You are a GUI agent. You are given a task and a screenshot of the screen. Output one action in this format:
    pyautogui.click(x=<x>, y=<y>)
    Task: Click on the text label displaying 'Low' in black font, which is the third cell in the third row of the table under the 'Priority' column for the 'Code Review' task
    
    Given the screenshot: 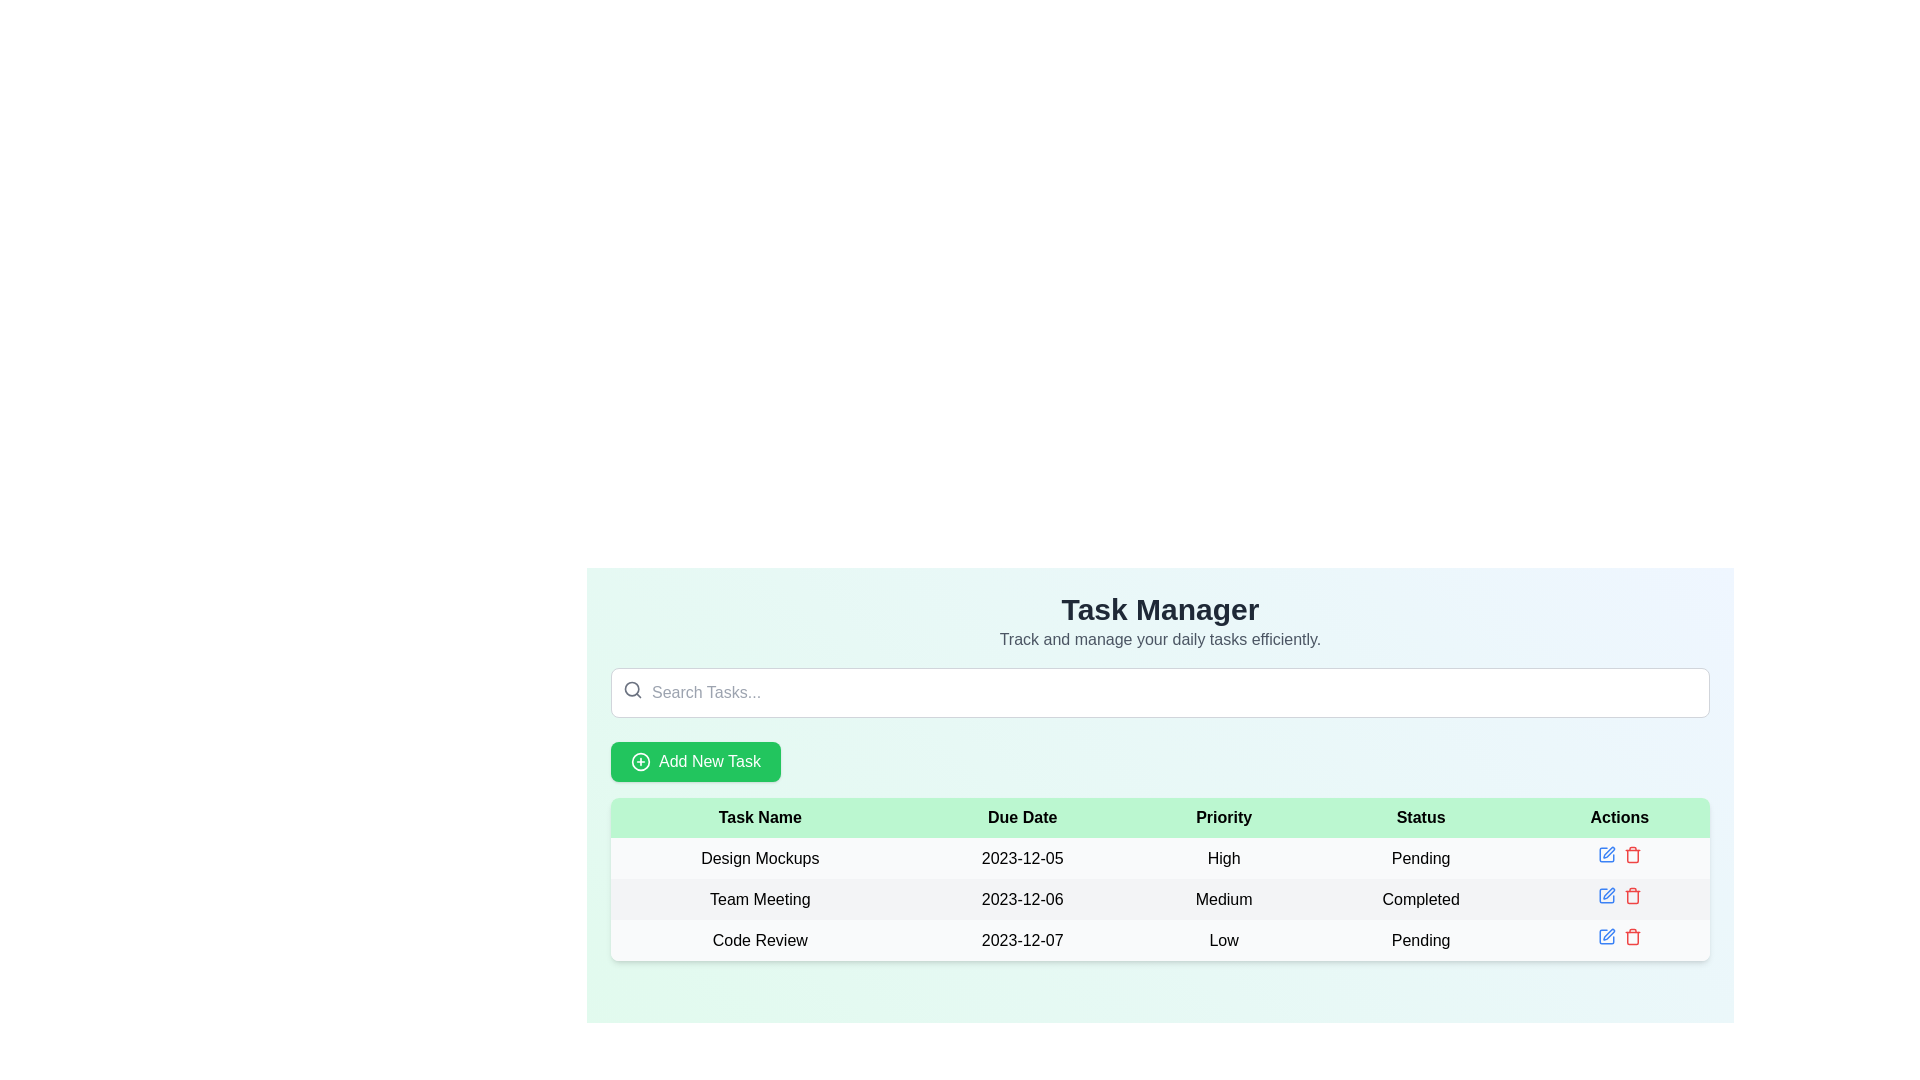 What is the action you would take?
    pyautogui.click(x=1223, y=940)
    